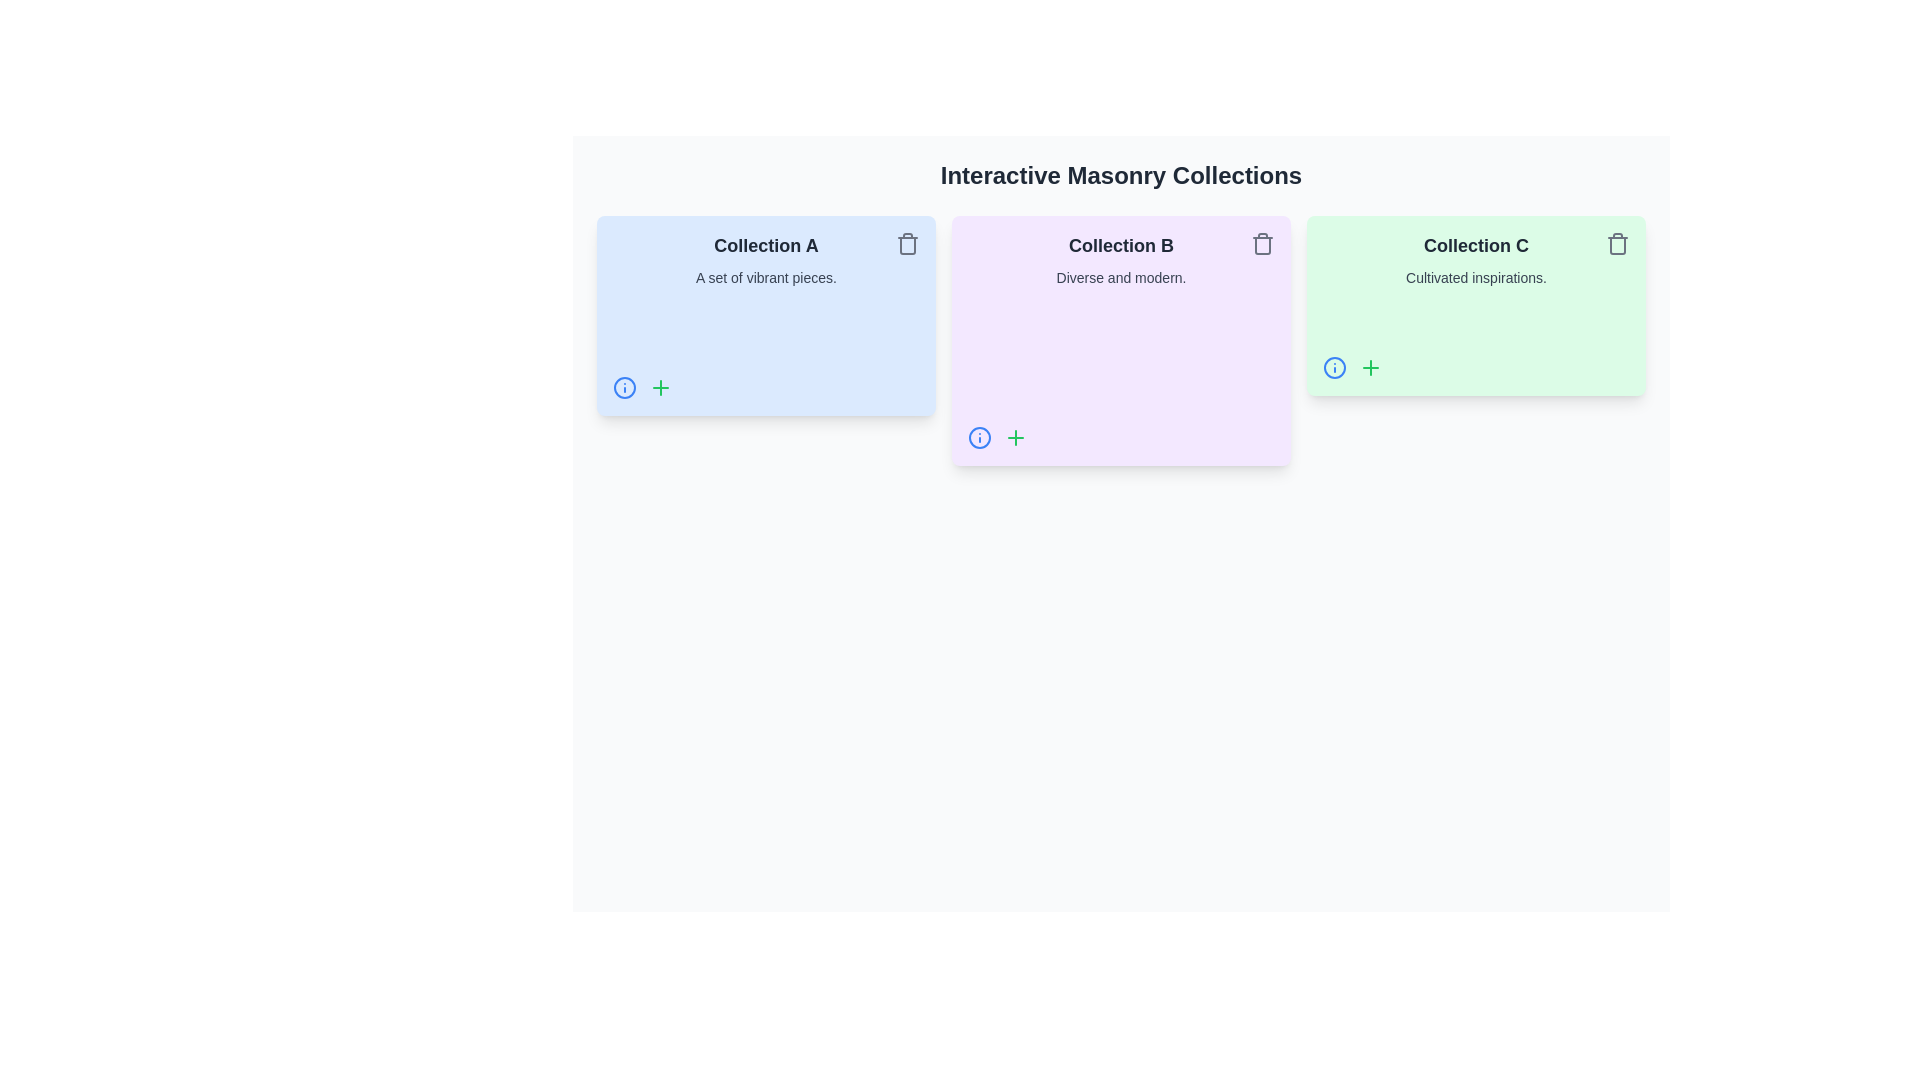 This screenshot has width=1920, height=1080. Describe the element at coordinates (906, 242) in the screenshot. I see `the deletion button icon located at the top-right corner of 'Collection A' card to change its color` at that location.